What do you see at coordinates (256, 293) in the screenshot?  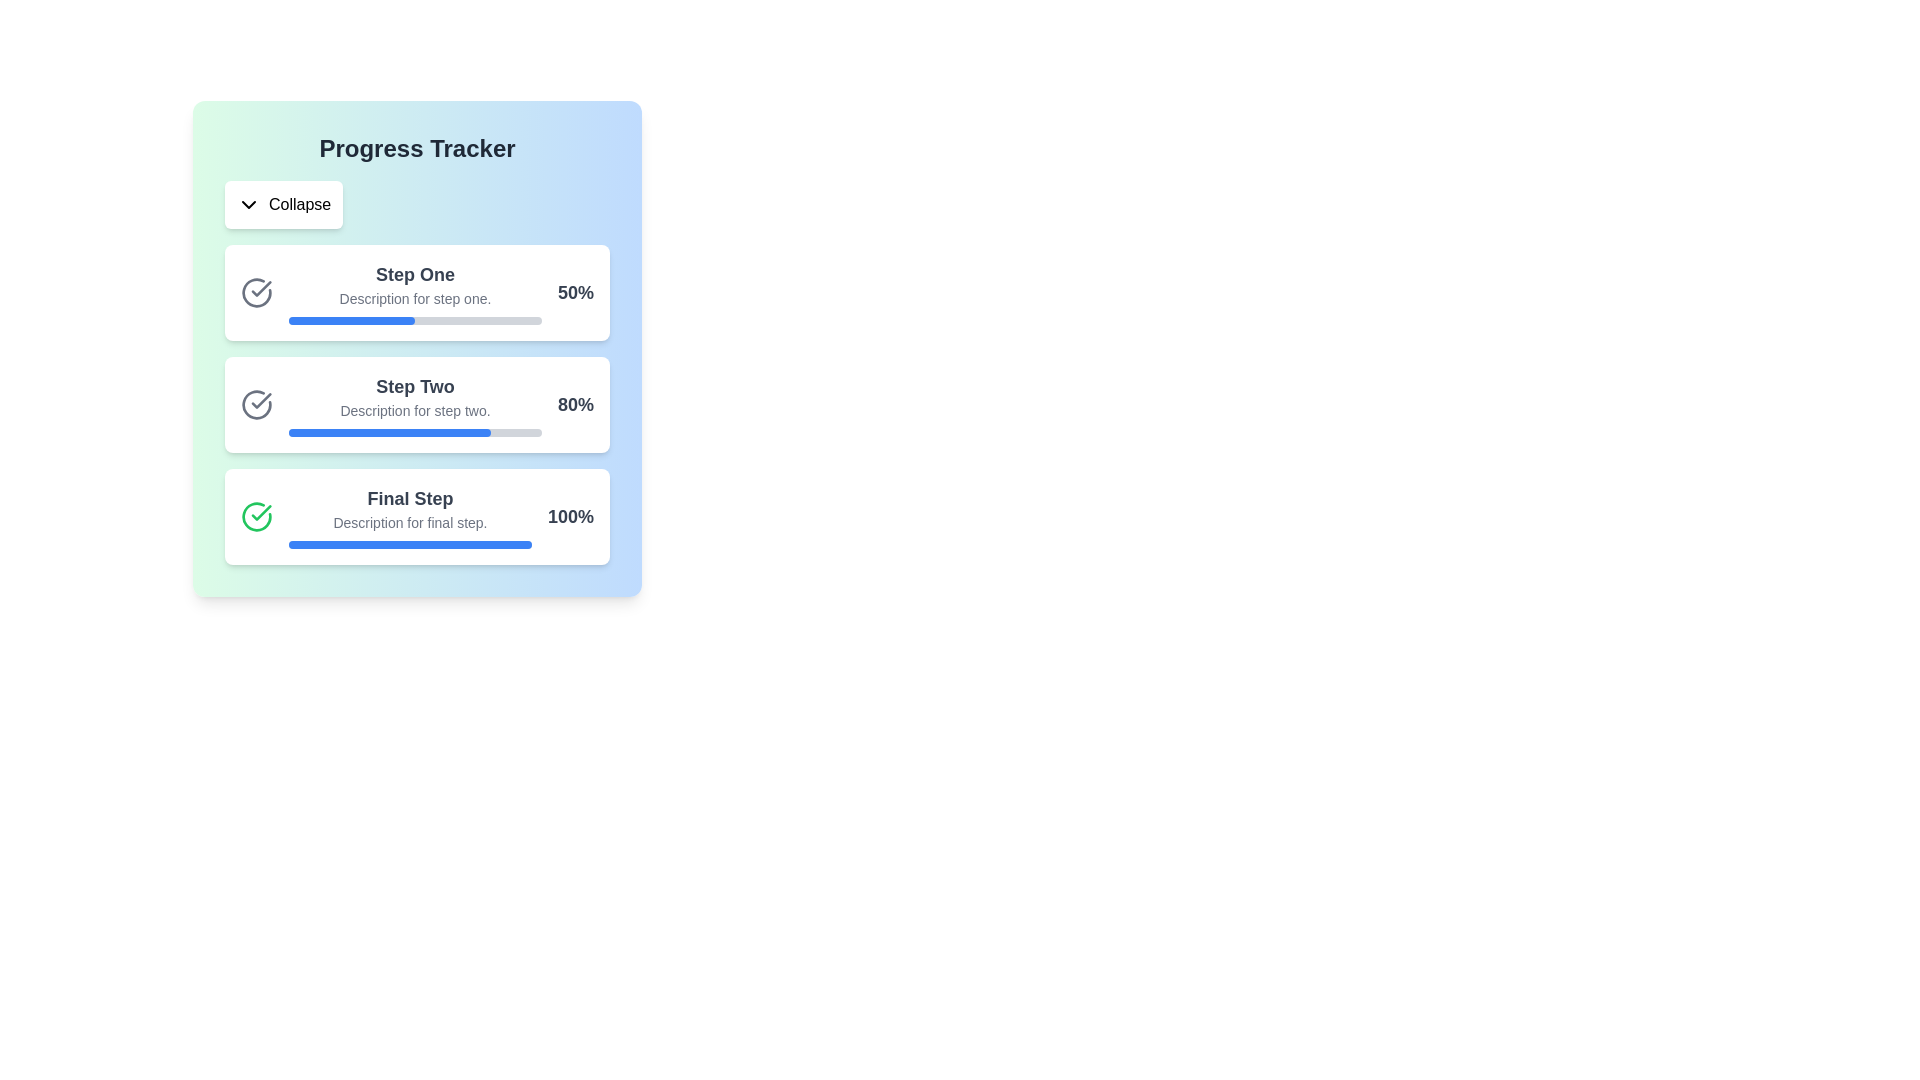 I see `the decorative icon element of the progress indicator located next to the 'Step Two' label in the progress tracker interface` at bounding box center [256, 293].